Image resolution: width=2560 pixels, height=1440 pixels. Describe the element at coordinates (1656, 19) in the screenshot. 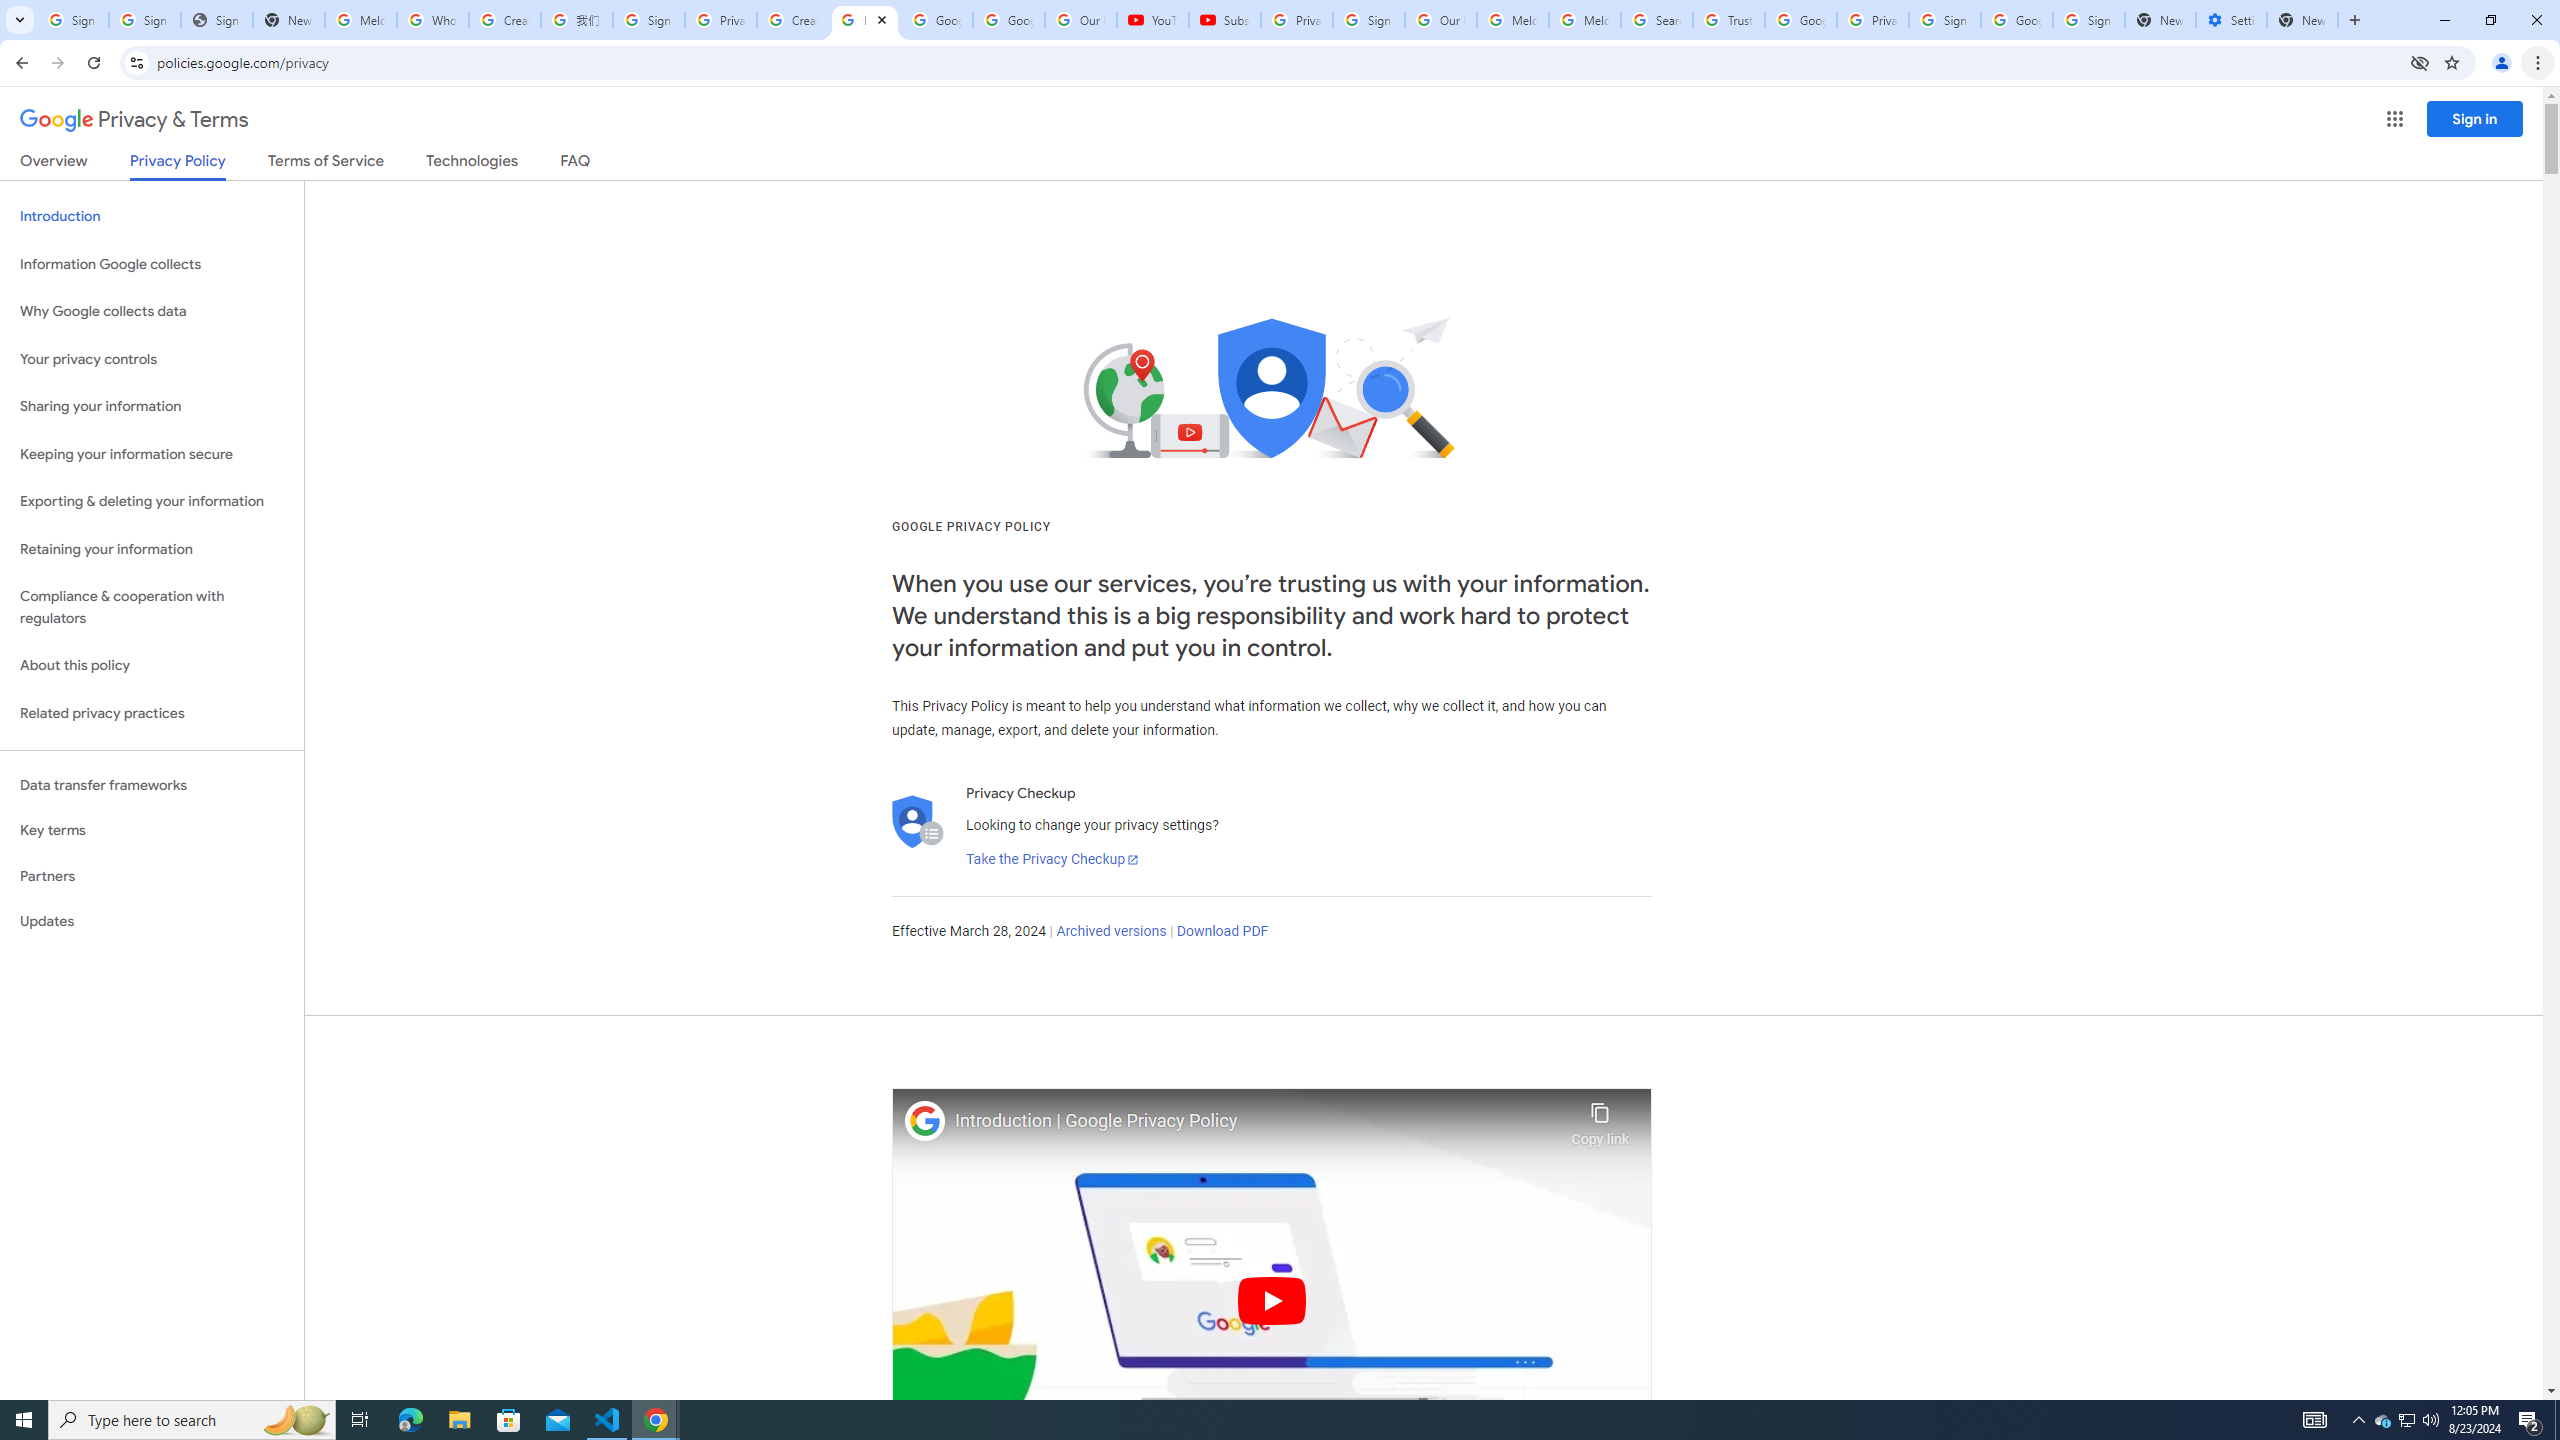

I see `'Search our Doodle Library Collection - Google Doodles'` at that location.